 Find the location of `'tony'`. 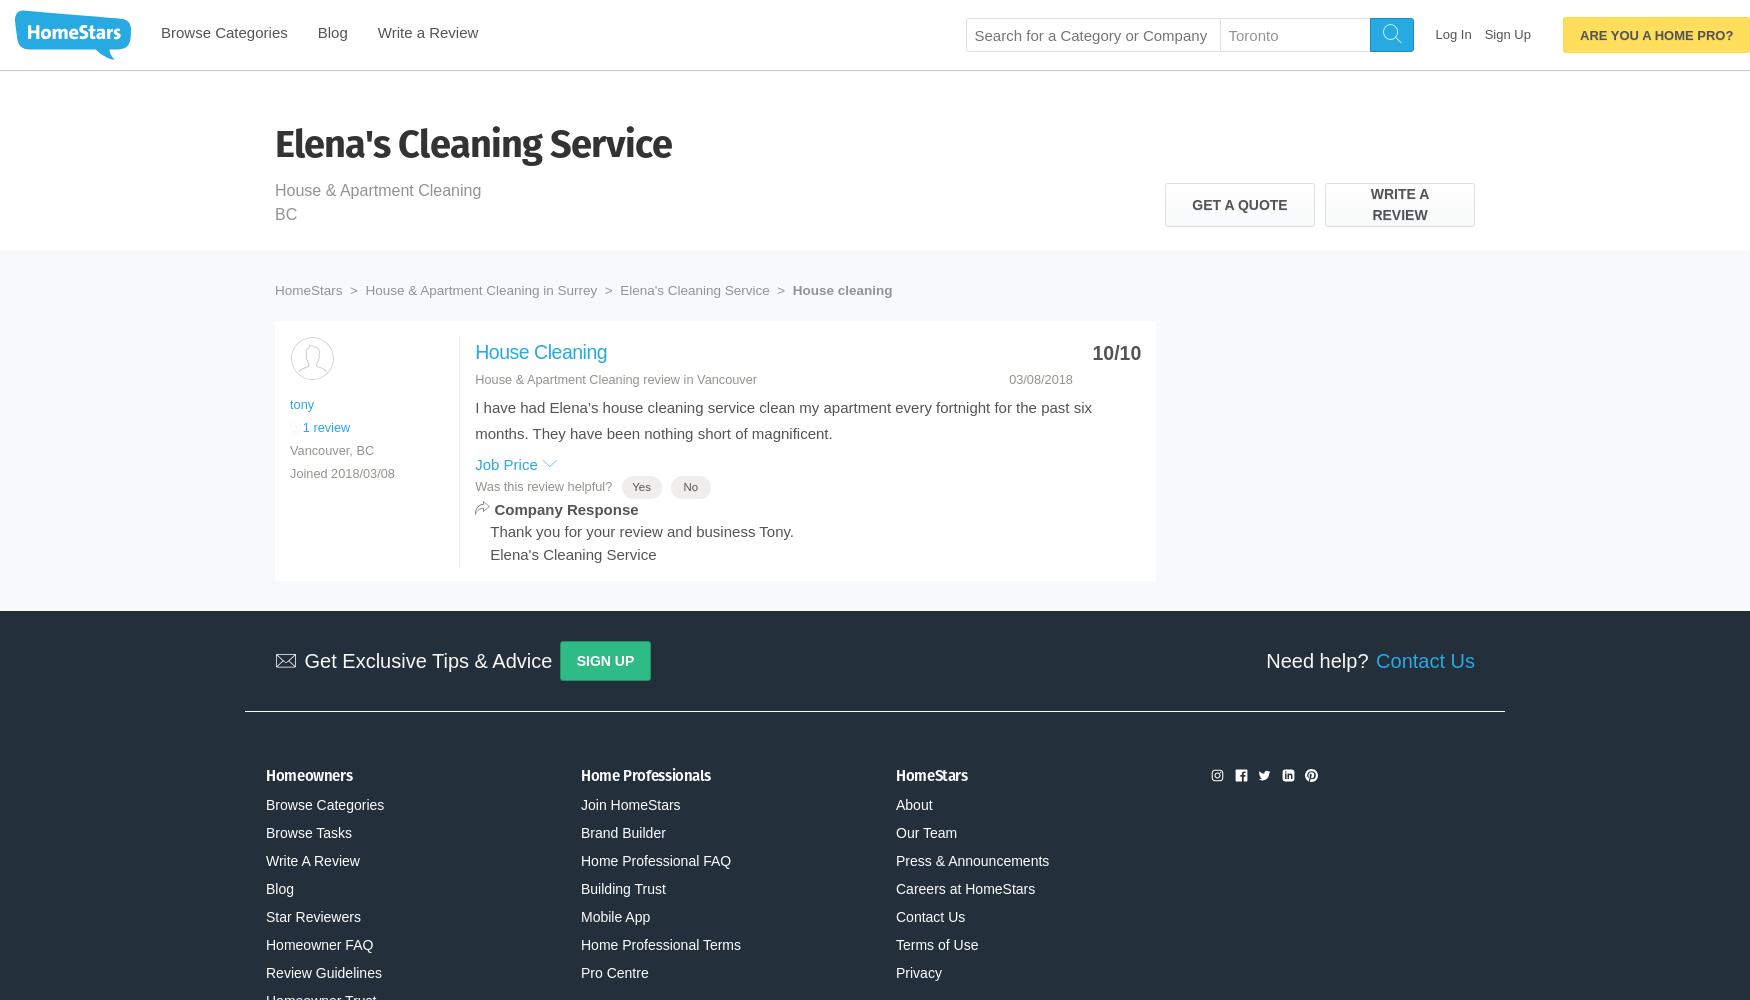

'tony' is located at coordinates (301, 403).